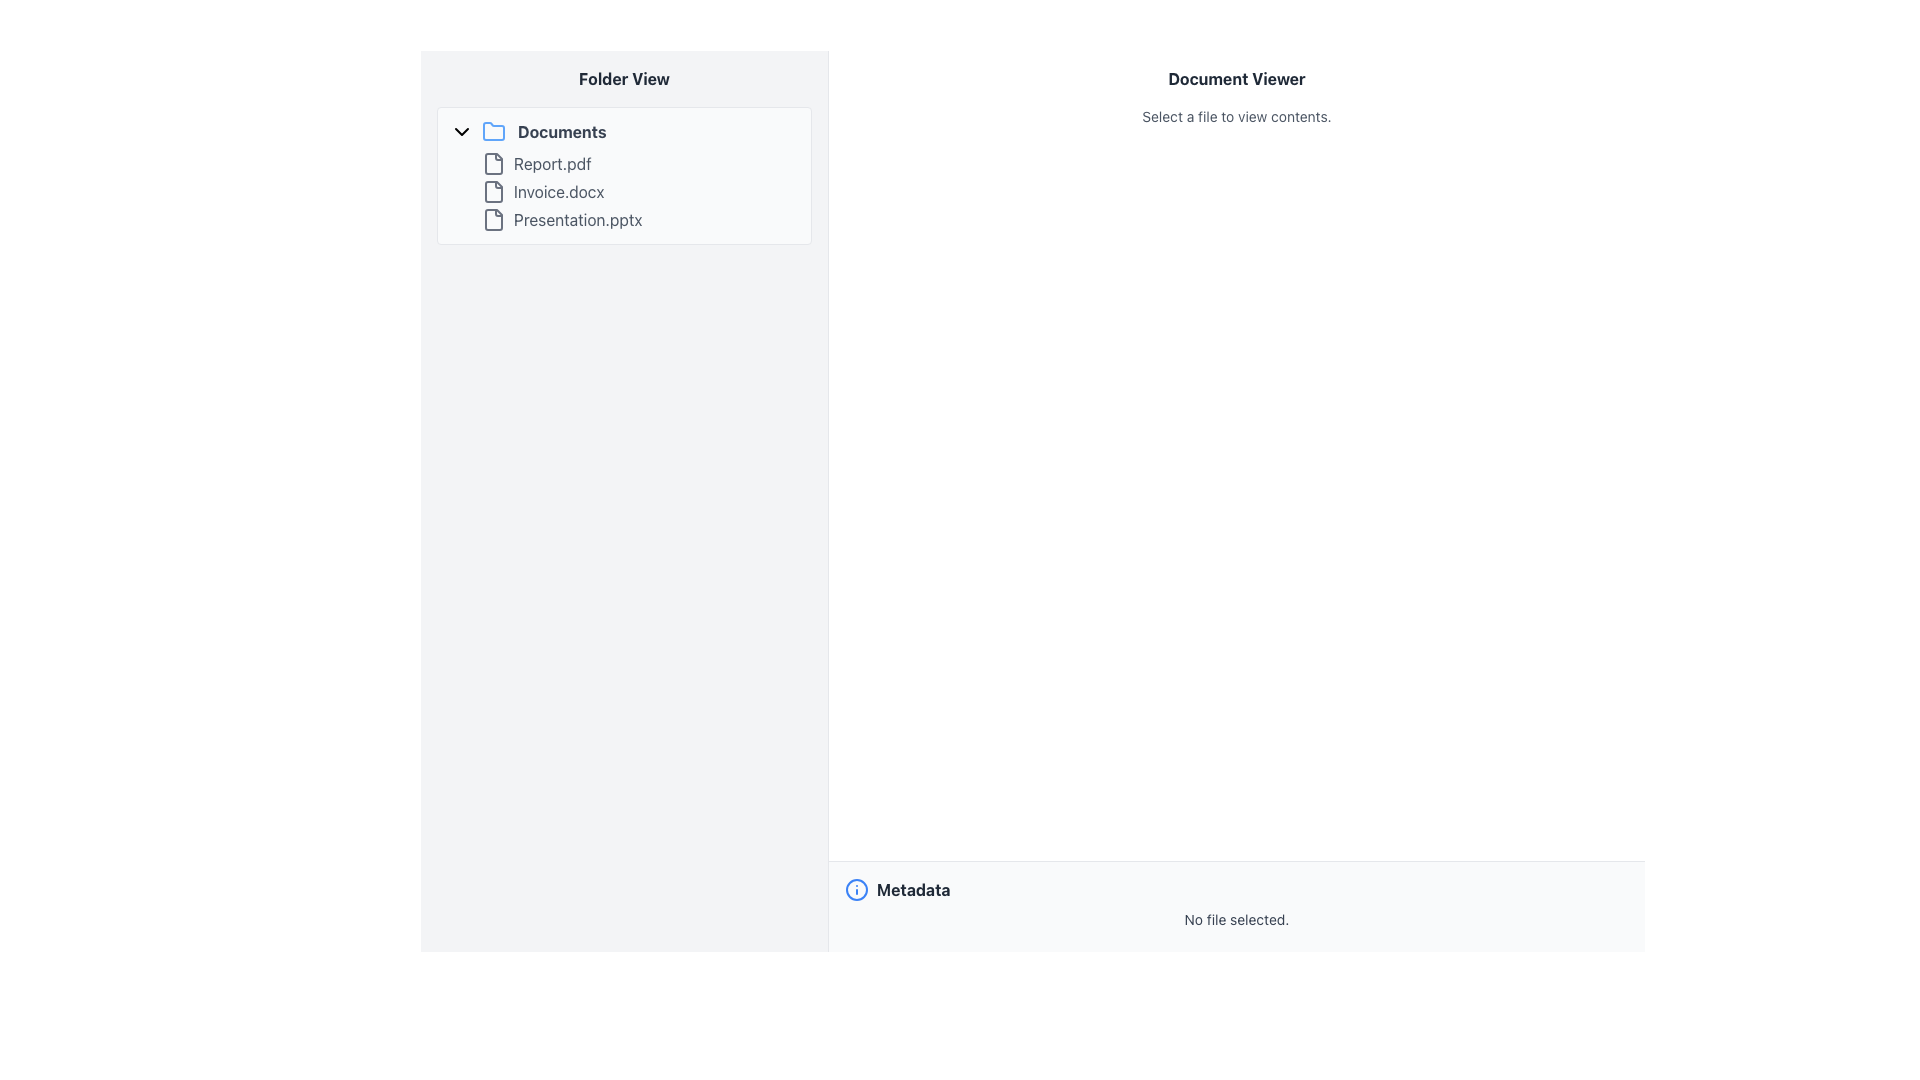 The image size is (1920, 1080). Describe the element at coordinates (561, 131) in the screenshot. I see `the folder name label located in the 'Folder View' panel on the left side of the UI, which is part of a folder header structure` at that location.